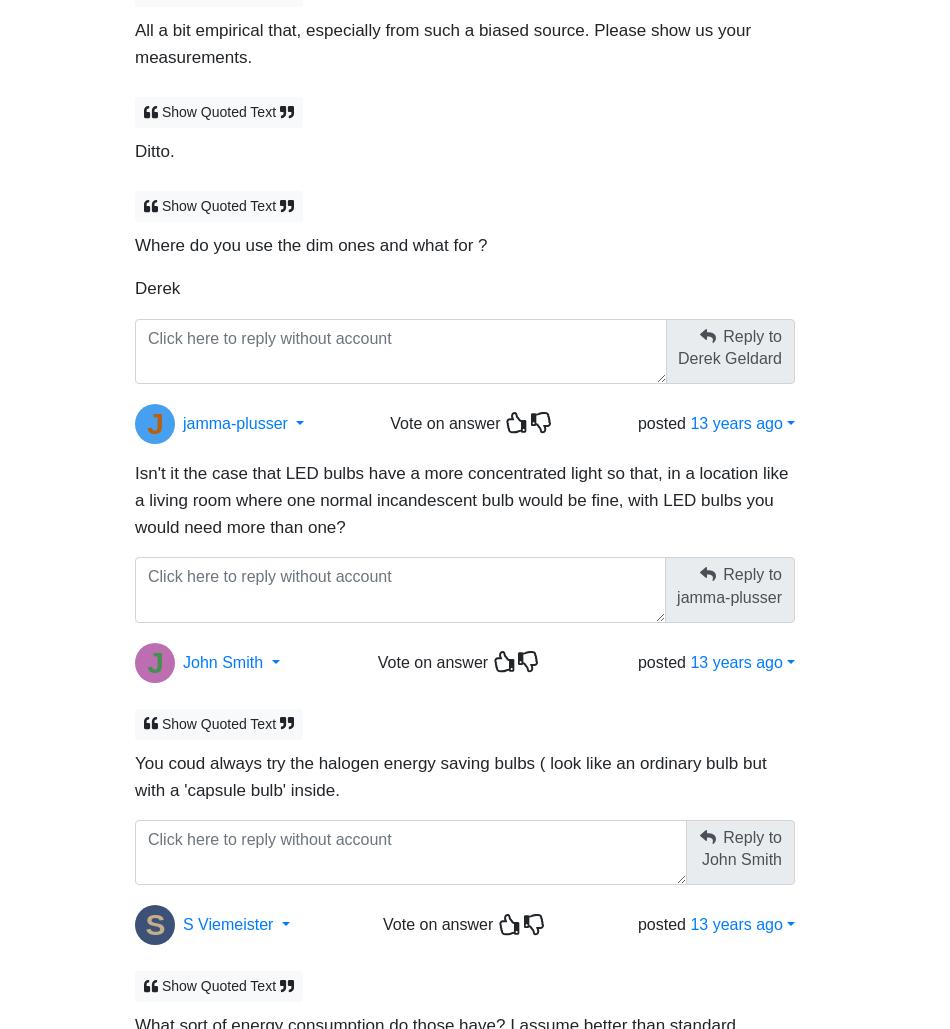 This screenshot has height=1029, width=950. What do you see at coordinates (134, 141) in the screenshot?
I see `'Ditto.'` at bounding box center [134, 141].